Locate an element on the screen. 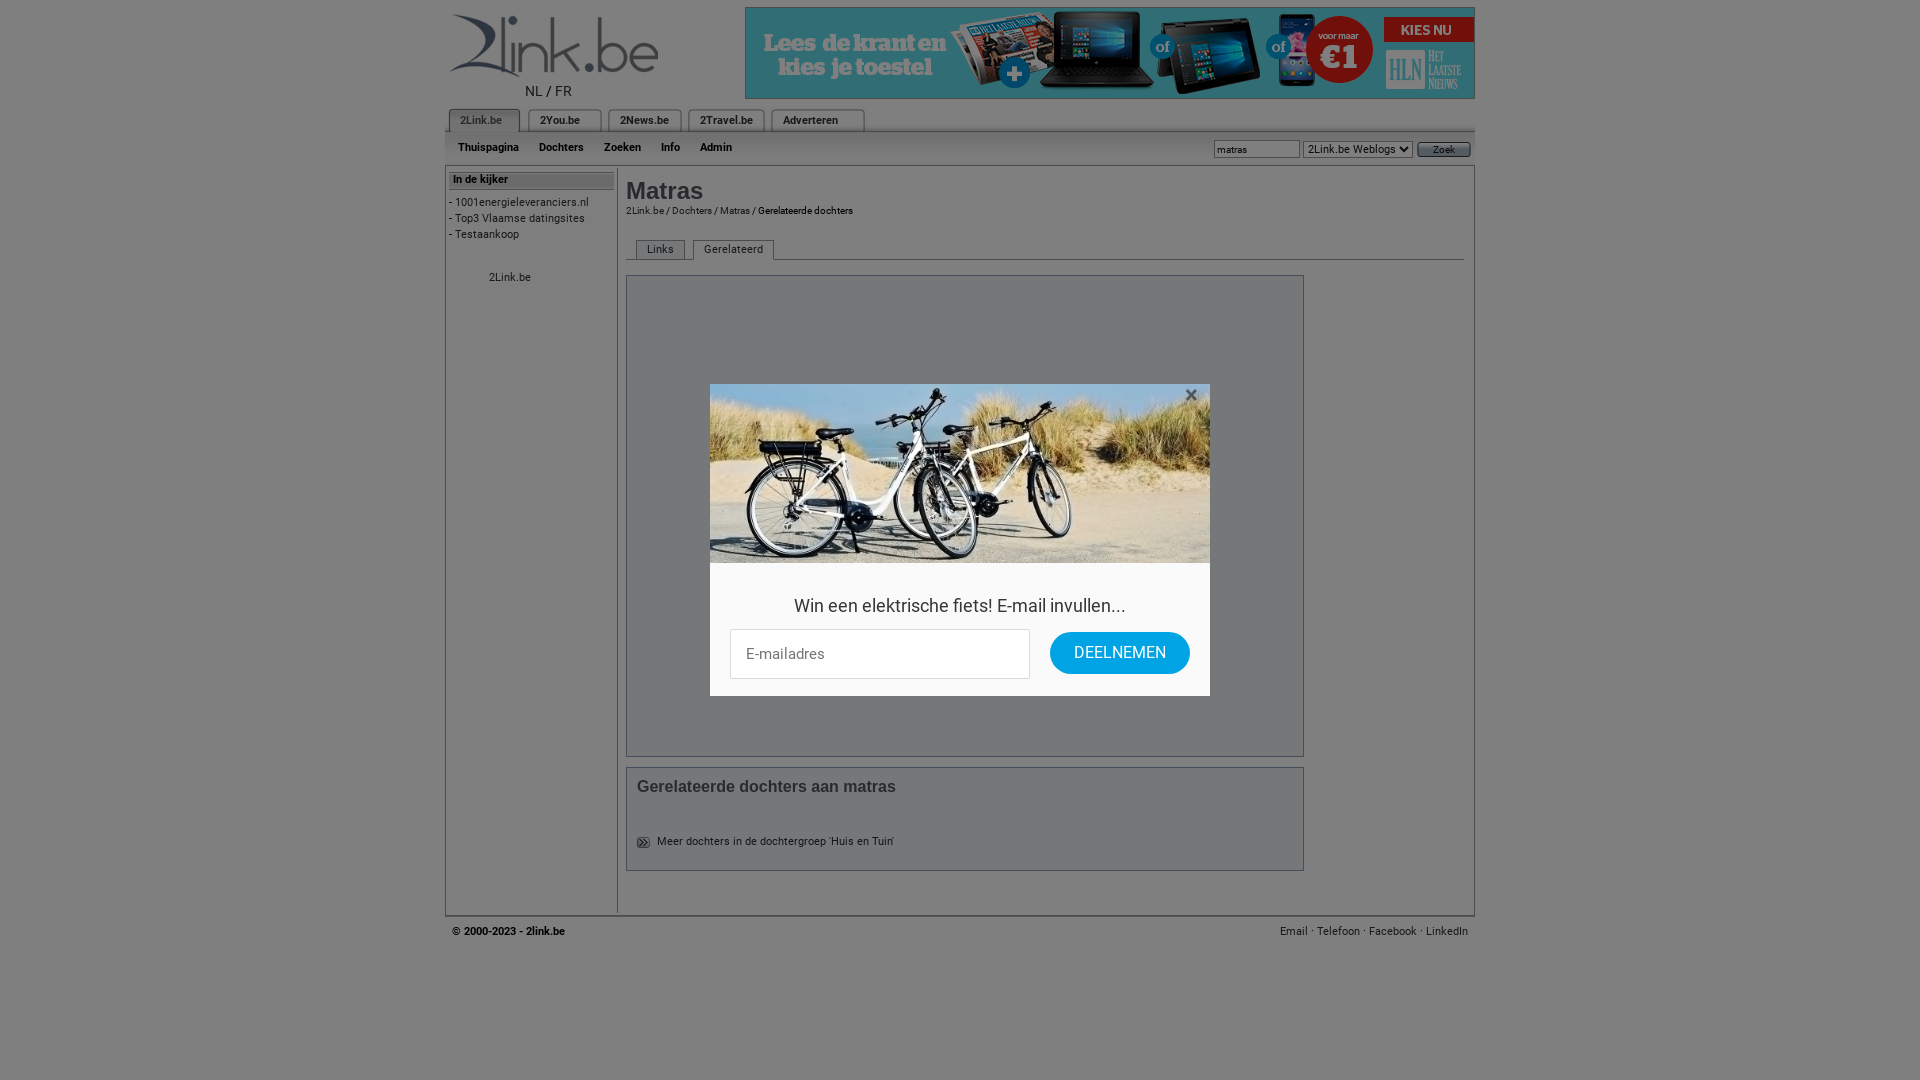 The height and width of the screenshot is (1080, 1920). 'Telefoon' is located at coordinates (1338, 931).